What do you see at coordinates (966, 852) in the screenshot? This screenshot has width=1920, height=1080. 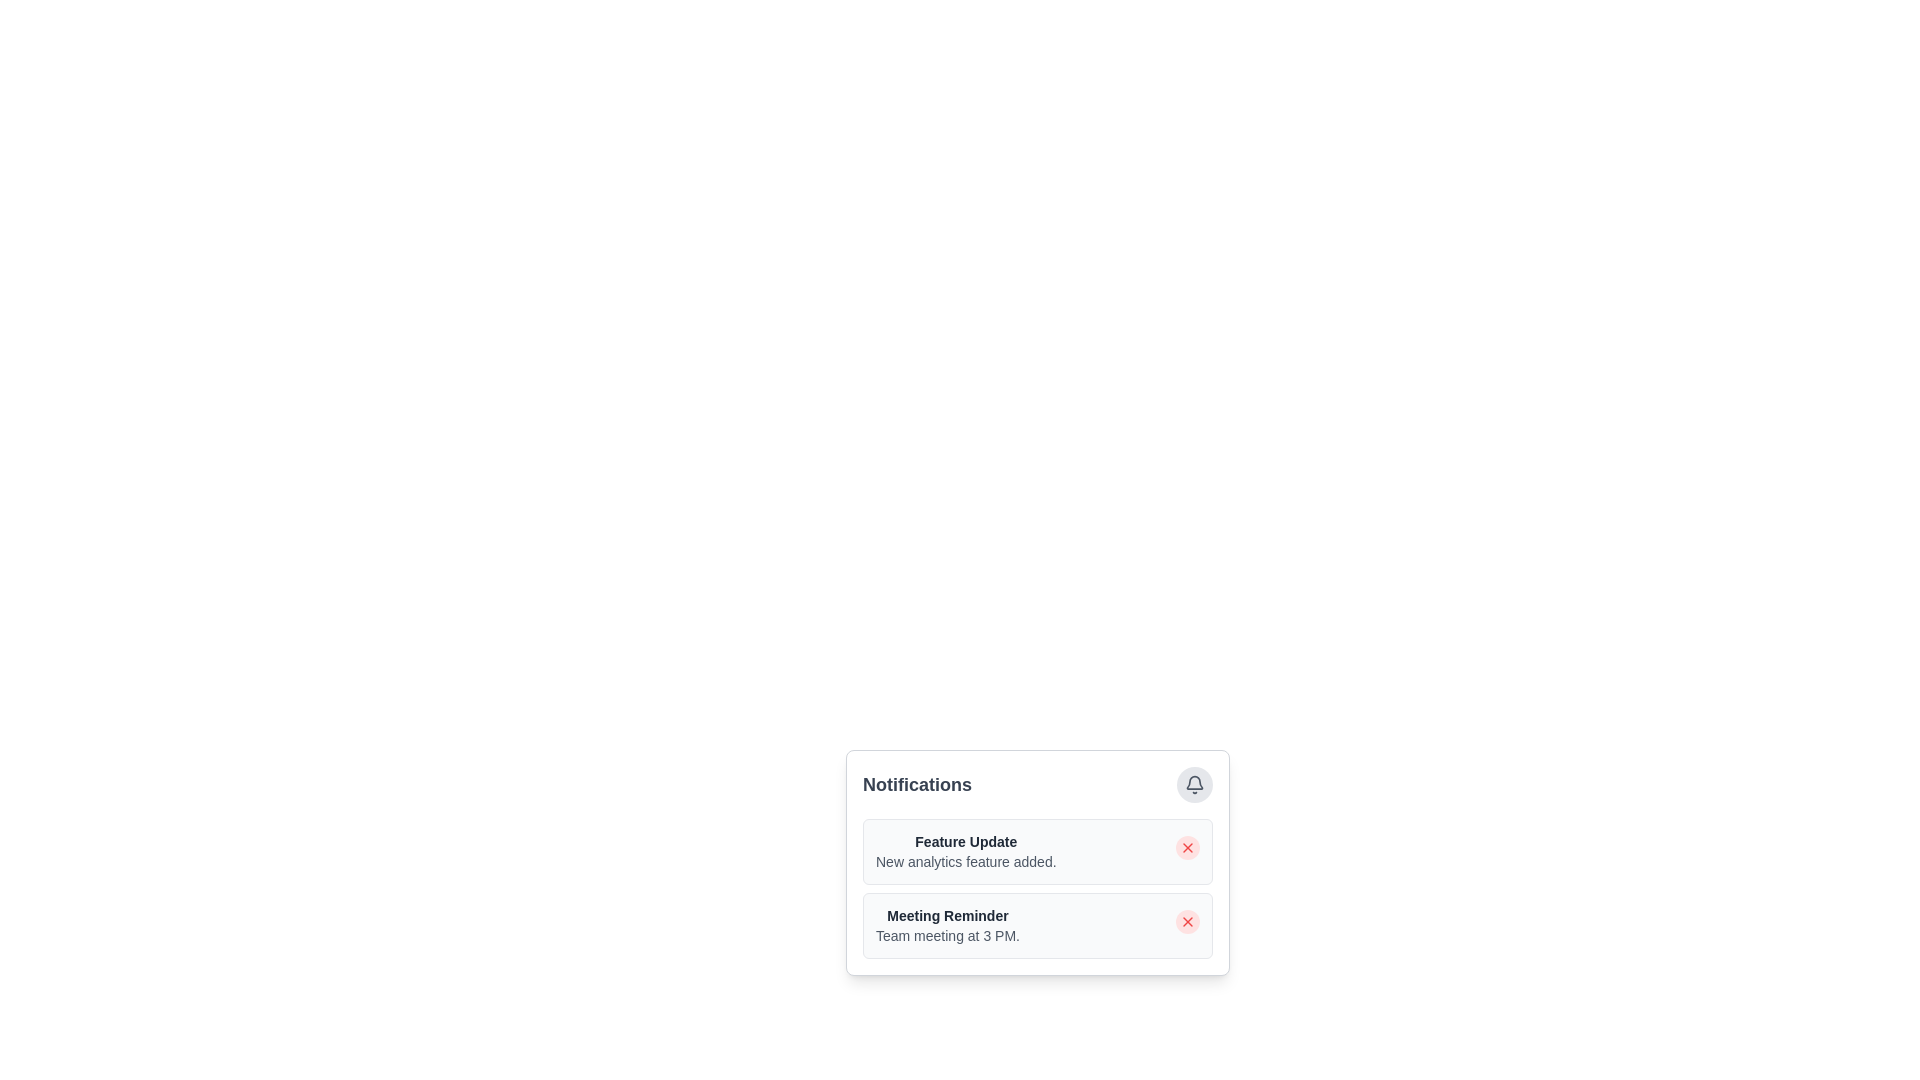 I see `the first notification entry in the notification panel that provides updates about a new analytics feature` at bounding box center [966, 852].